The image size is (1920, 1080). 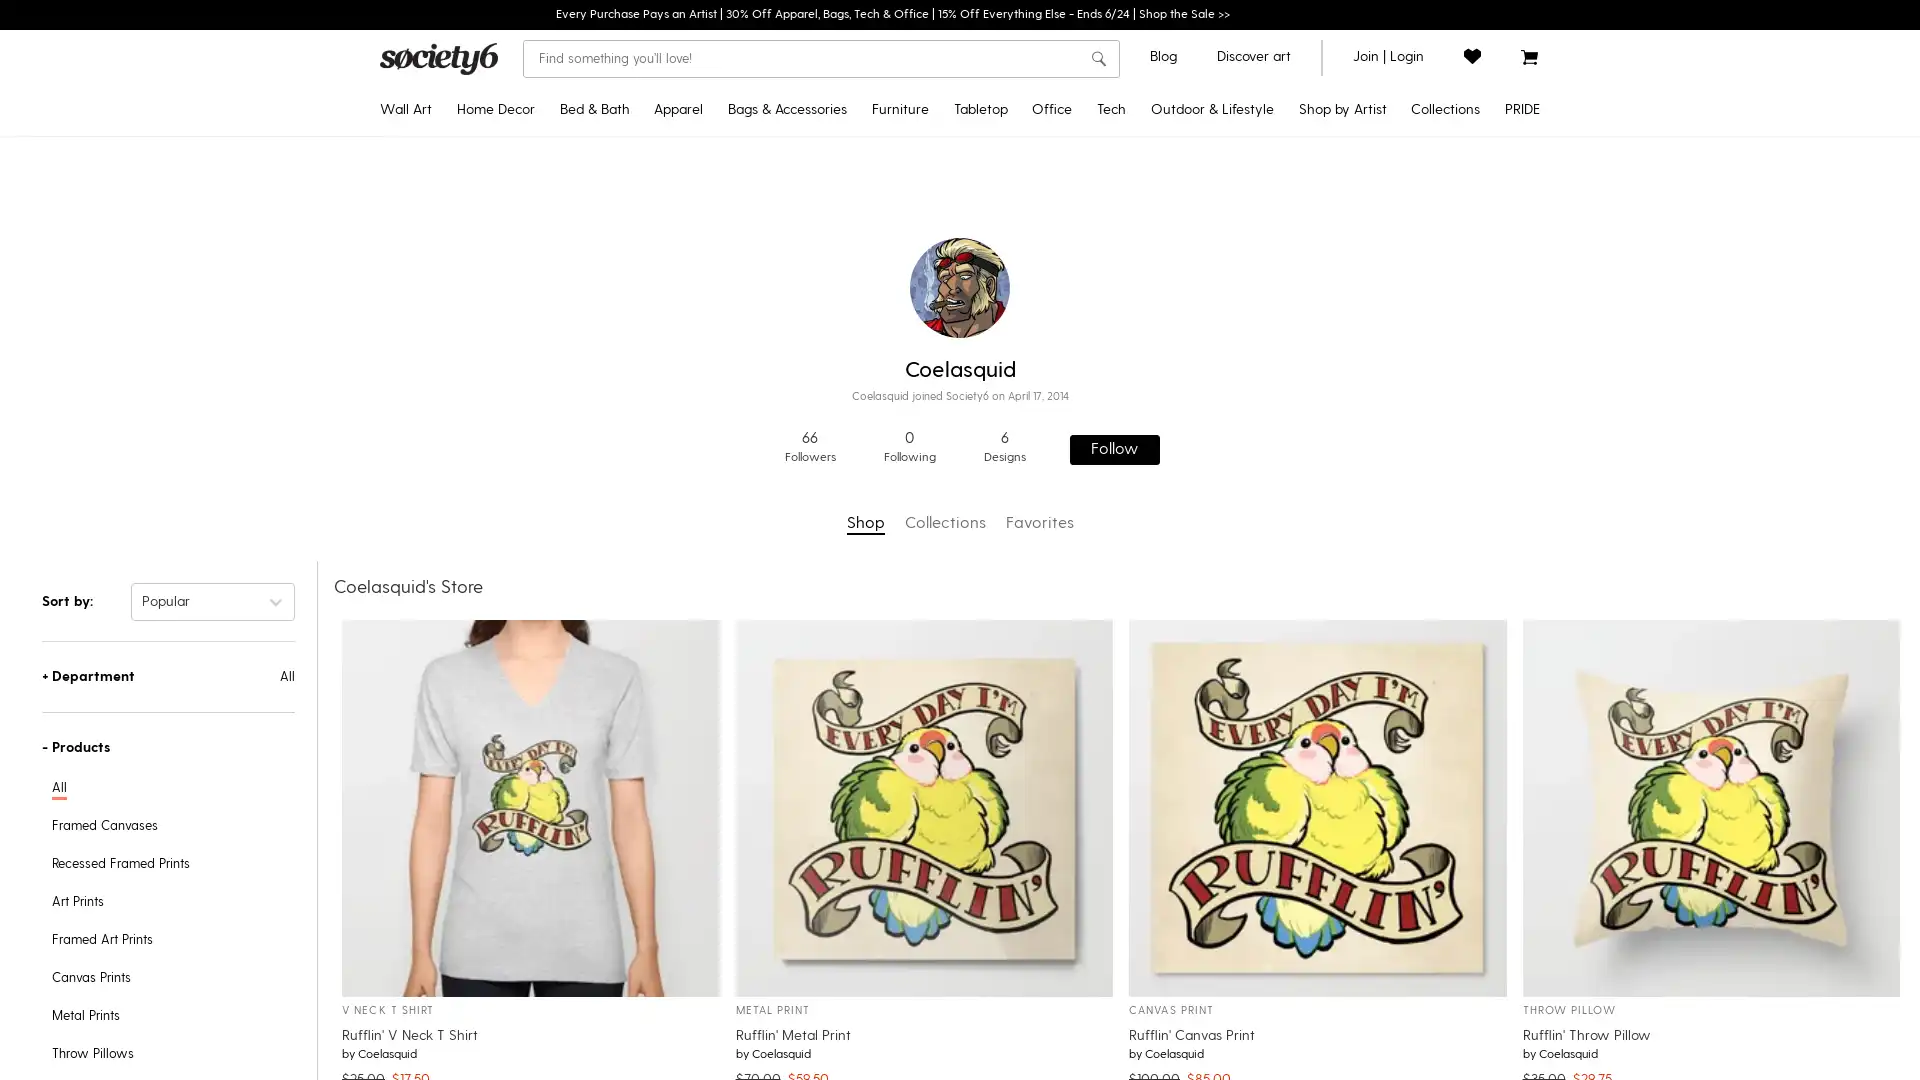 I want to click on Popular Wall Art, so click(x=1371, y=289).